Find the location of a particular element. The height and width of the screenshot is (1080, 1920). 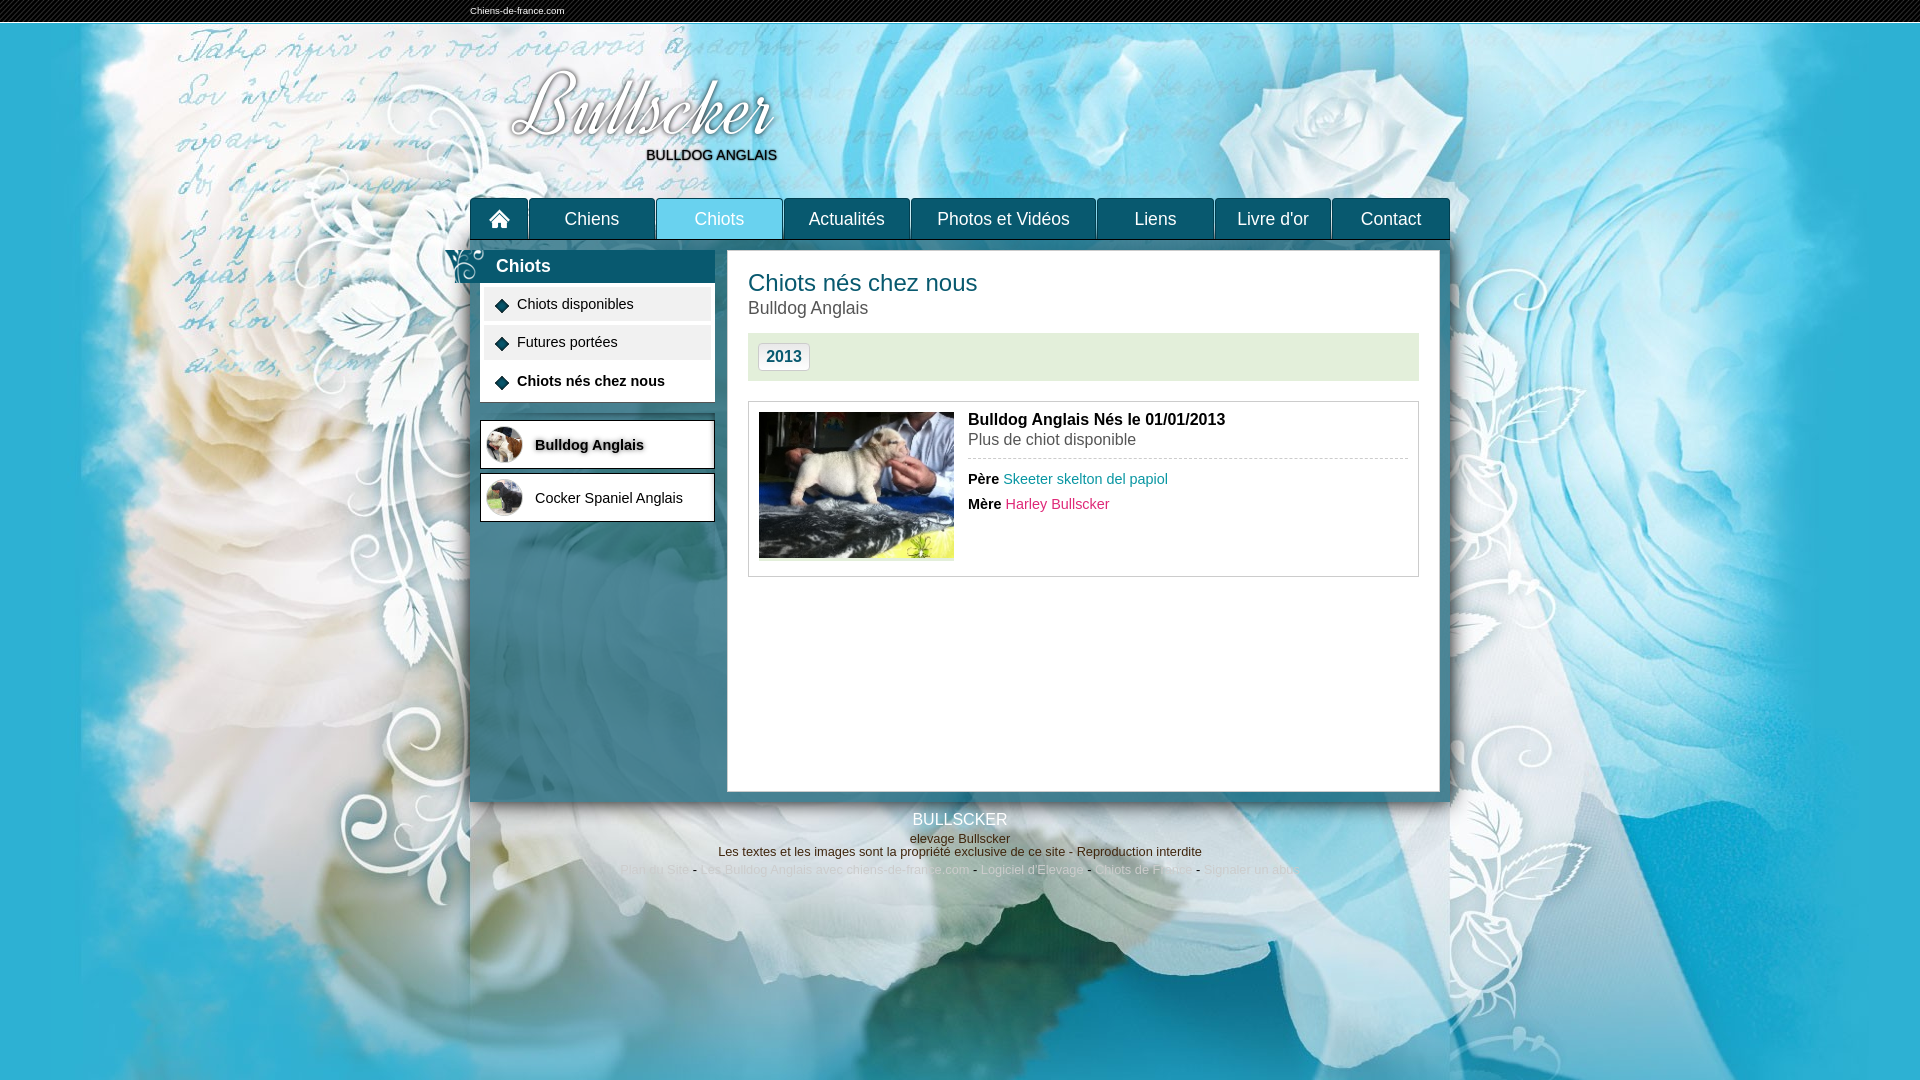

'Cocker Spaniel Anglais' is located at coordinates (596, 496).